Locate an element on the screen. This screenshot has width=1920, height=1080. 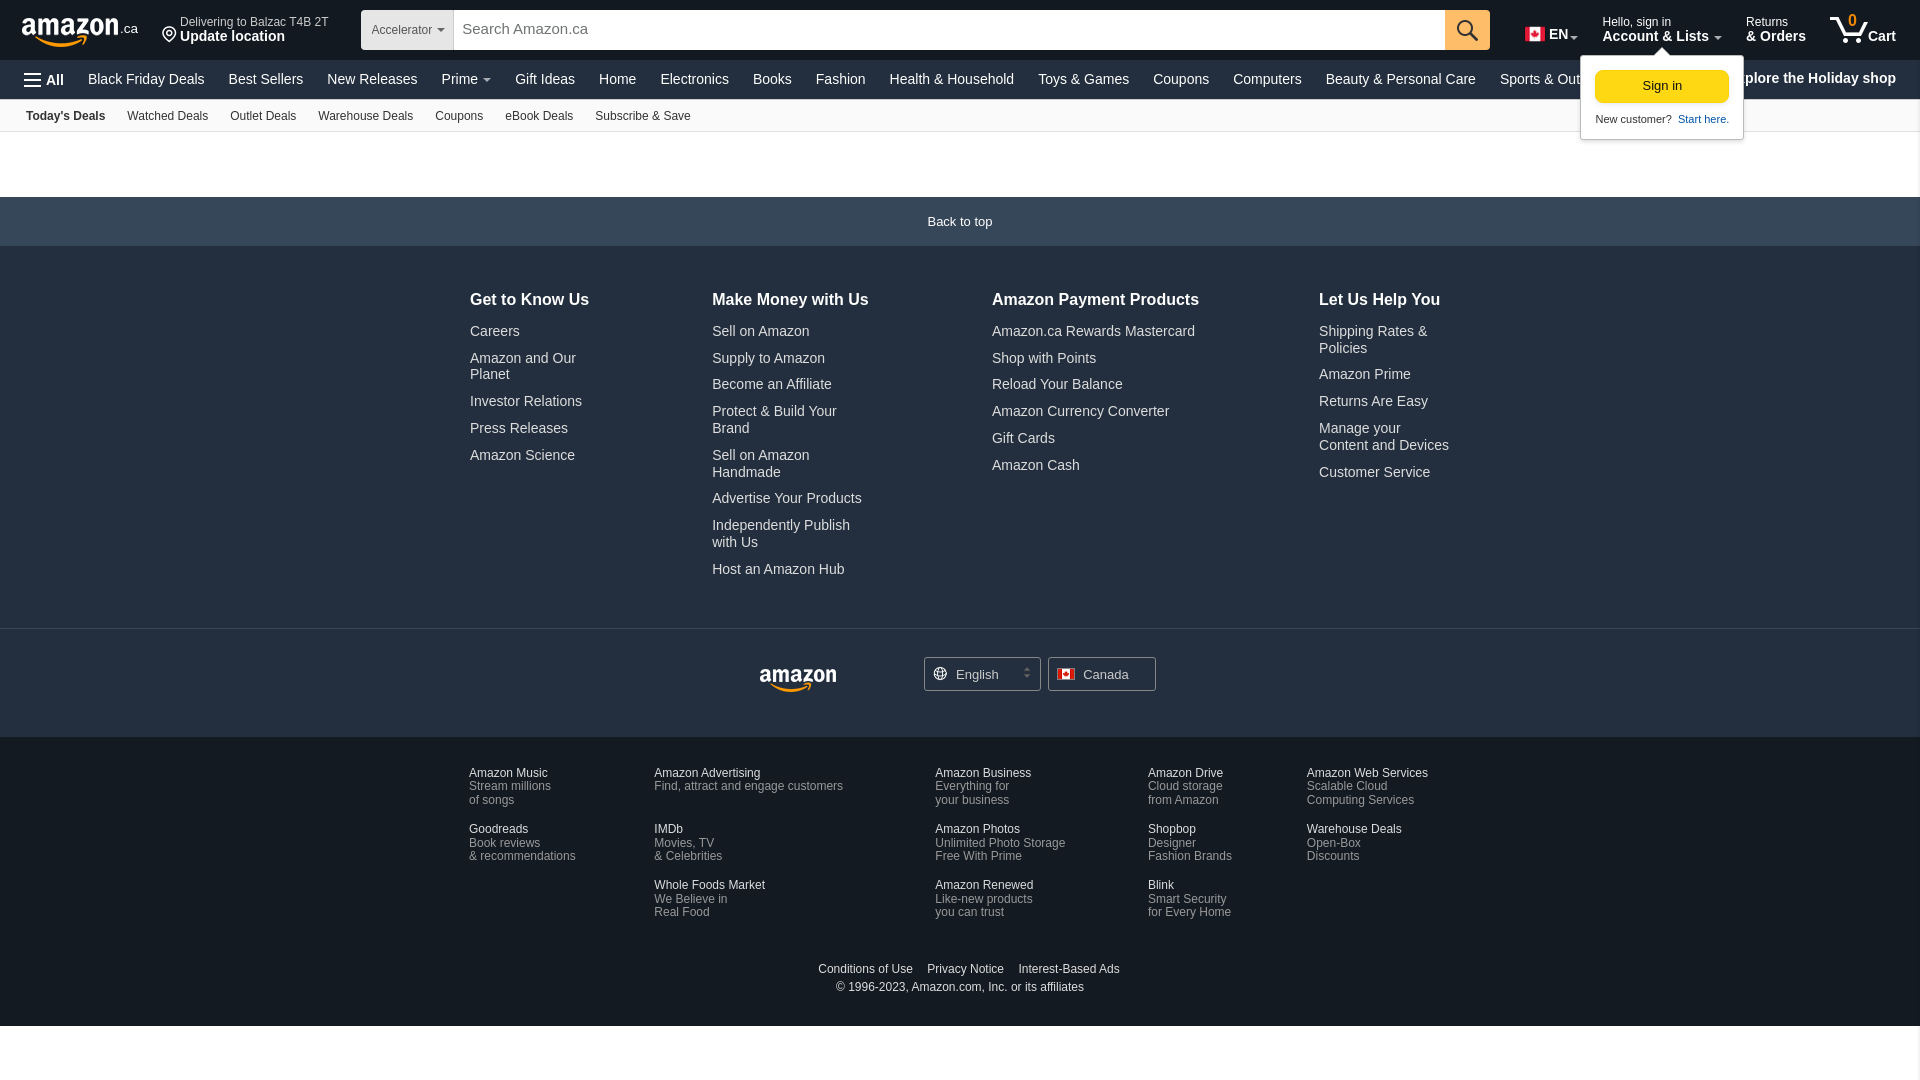
'EN' is located at coordinates (1512, 30).